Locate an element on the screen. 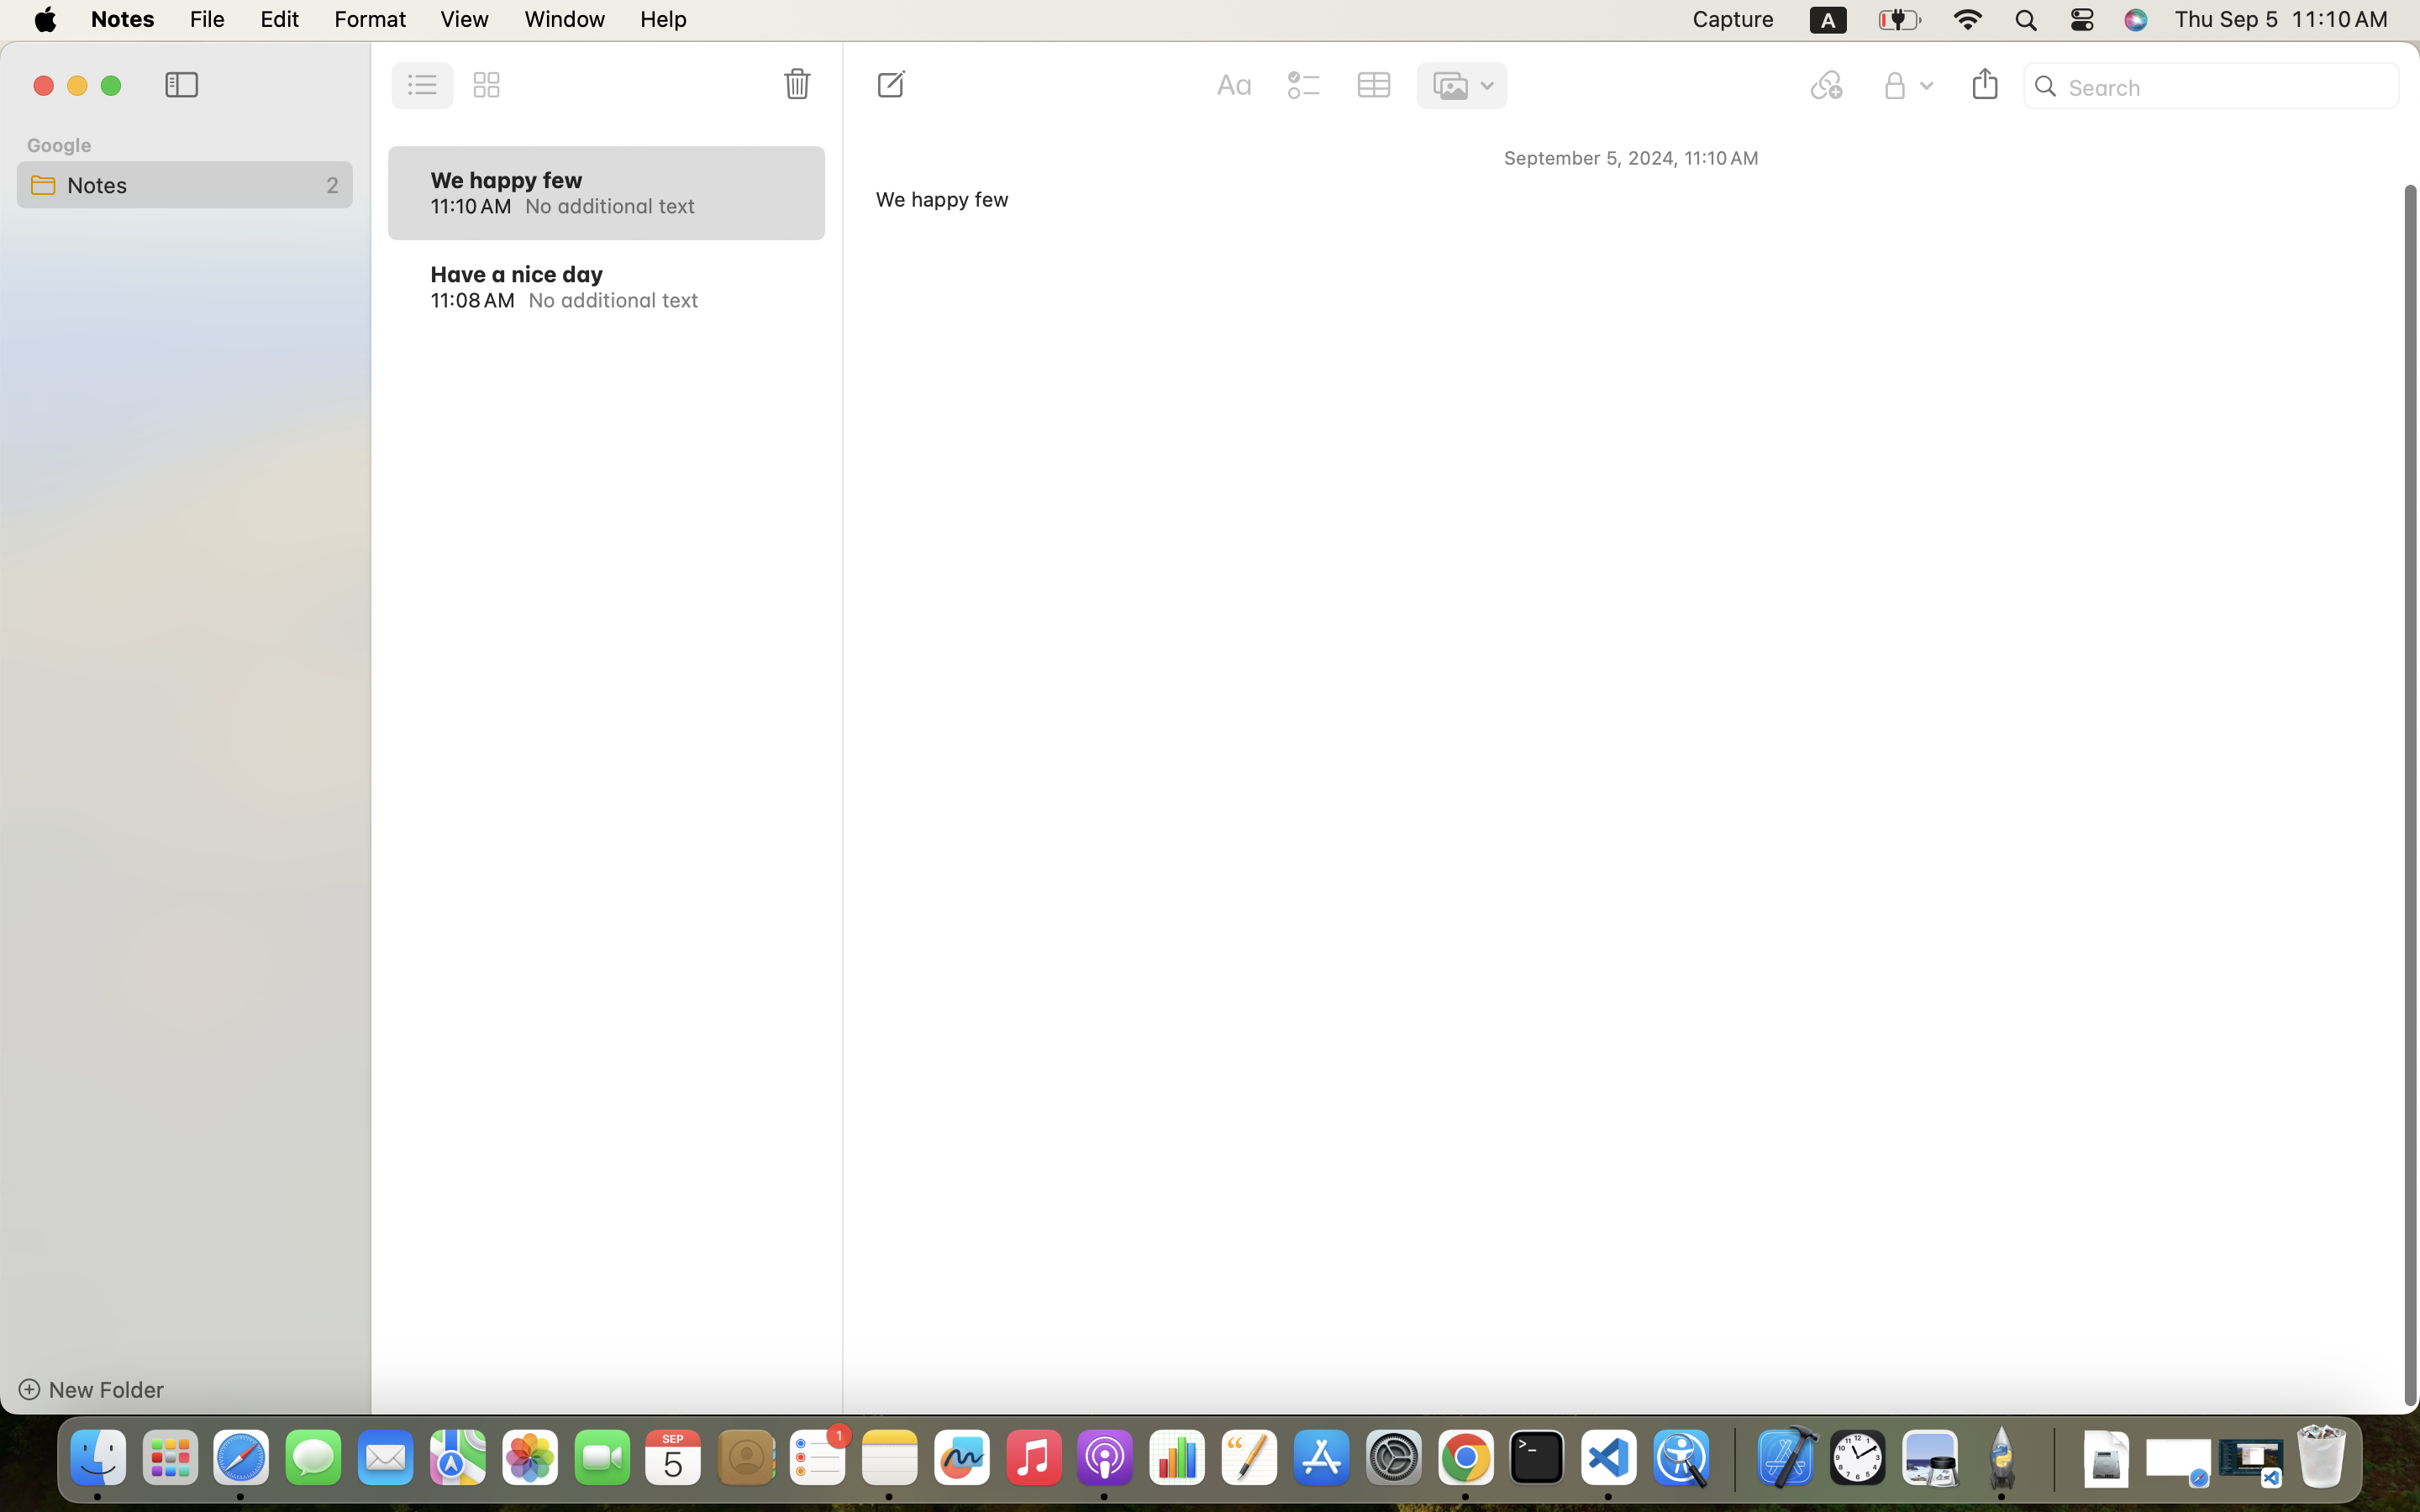  '11:08 AM' is located at coordinates (471, 299).